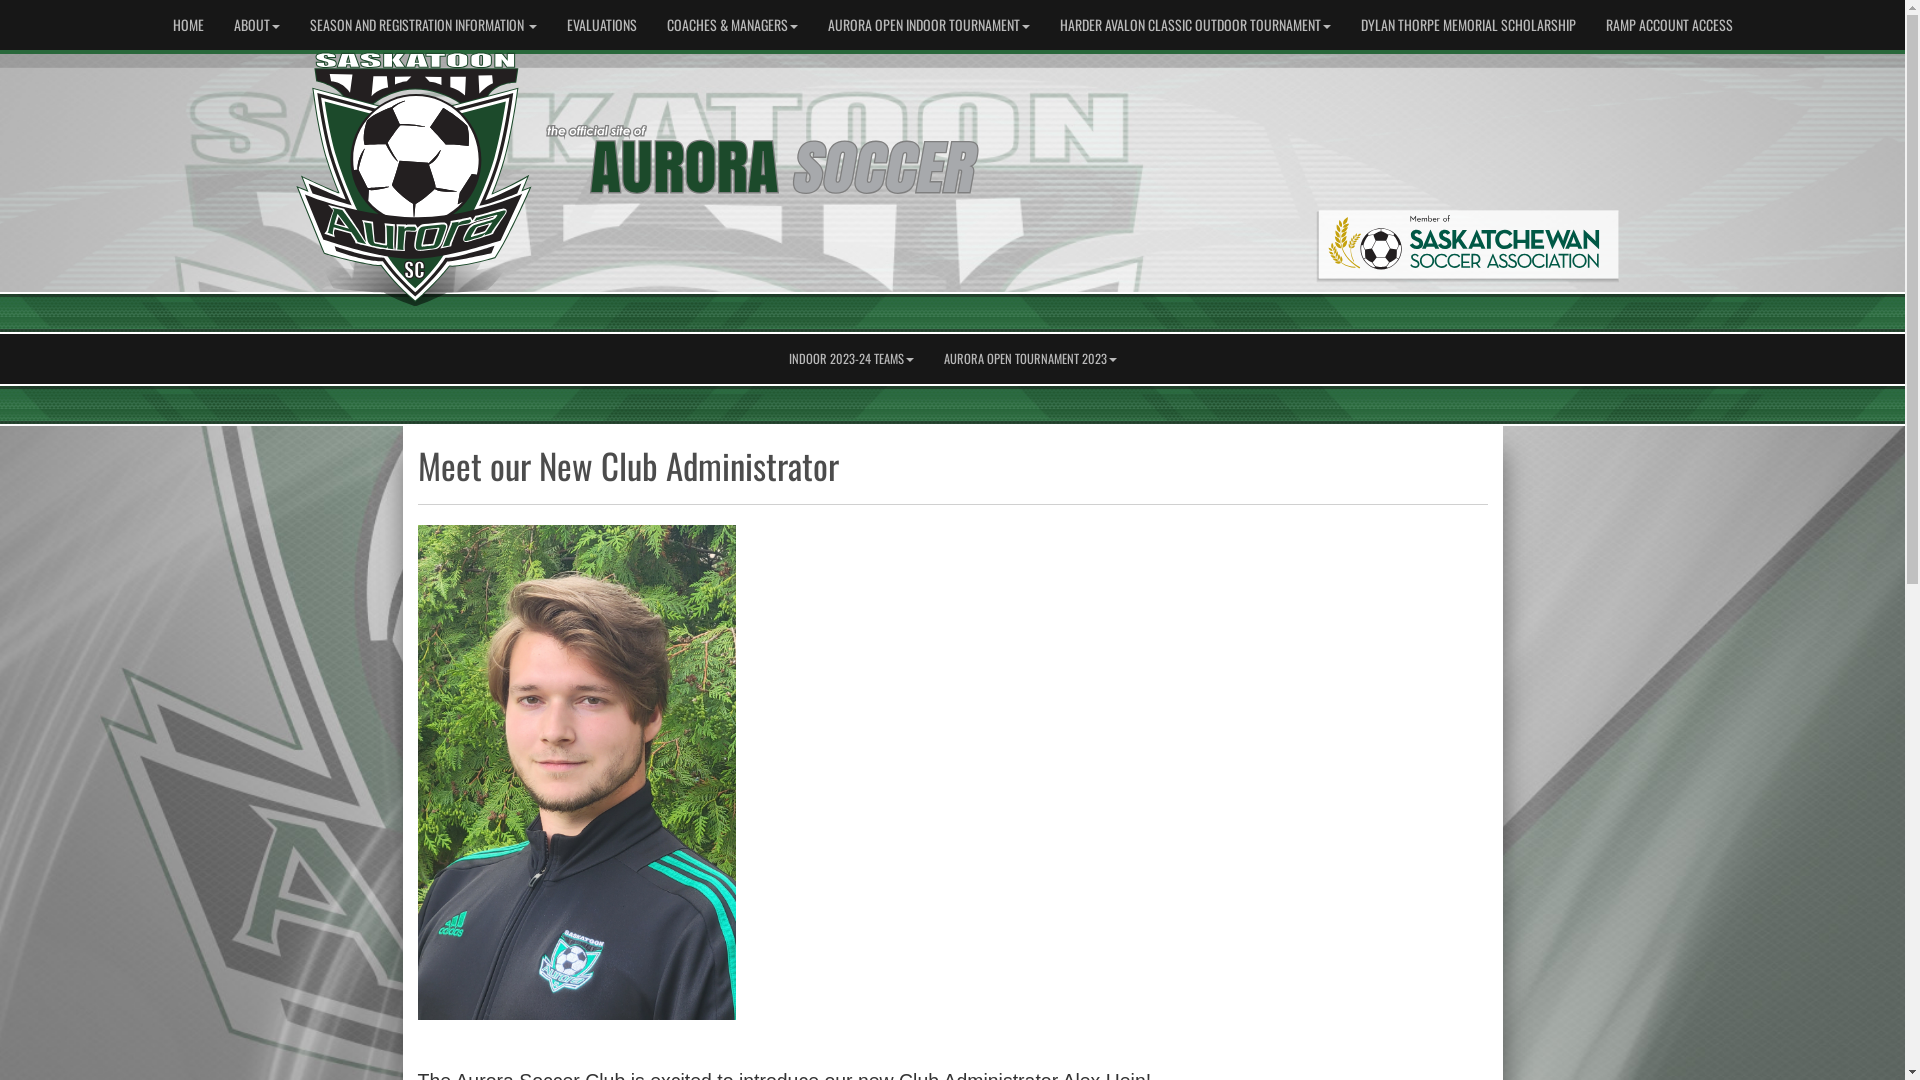 This screenshot has width=1920, height=1080. Describe the element at coordinates (731, 24) in the screenshot. I see `'COACHES & MANAGERS'` at that location.